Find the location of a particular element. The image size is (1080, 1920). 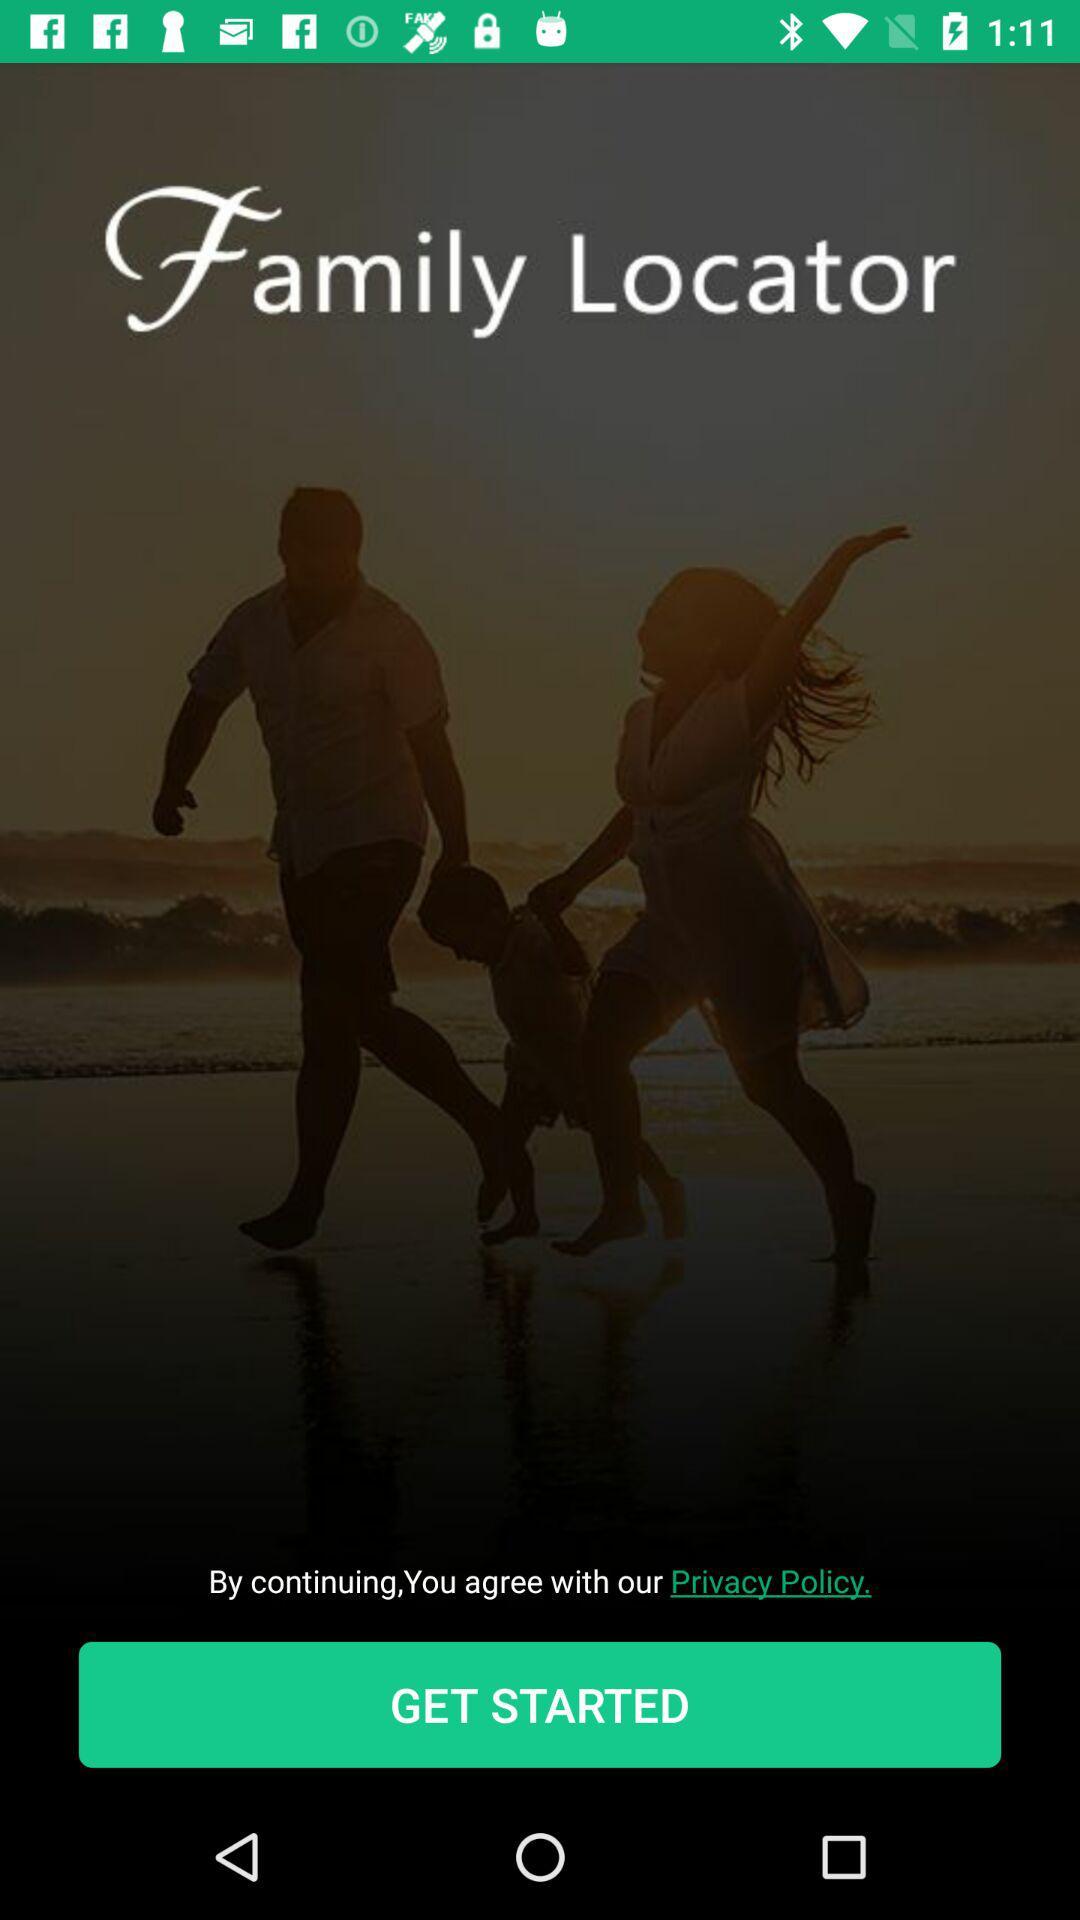

get started item is located at coordinates (540, 1703).